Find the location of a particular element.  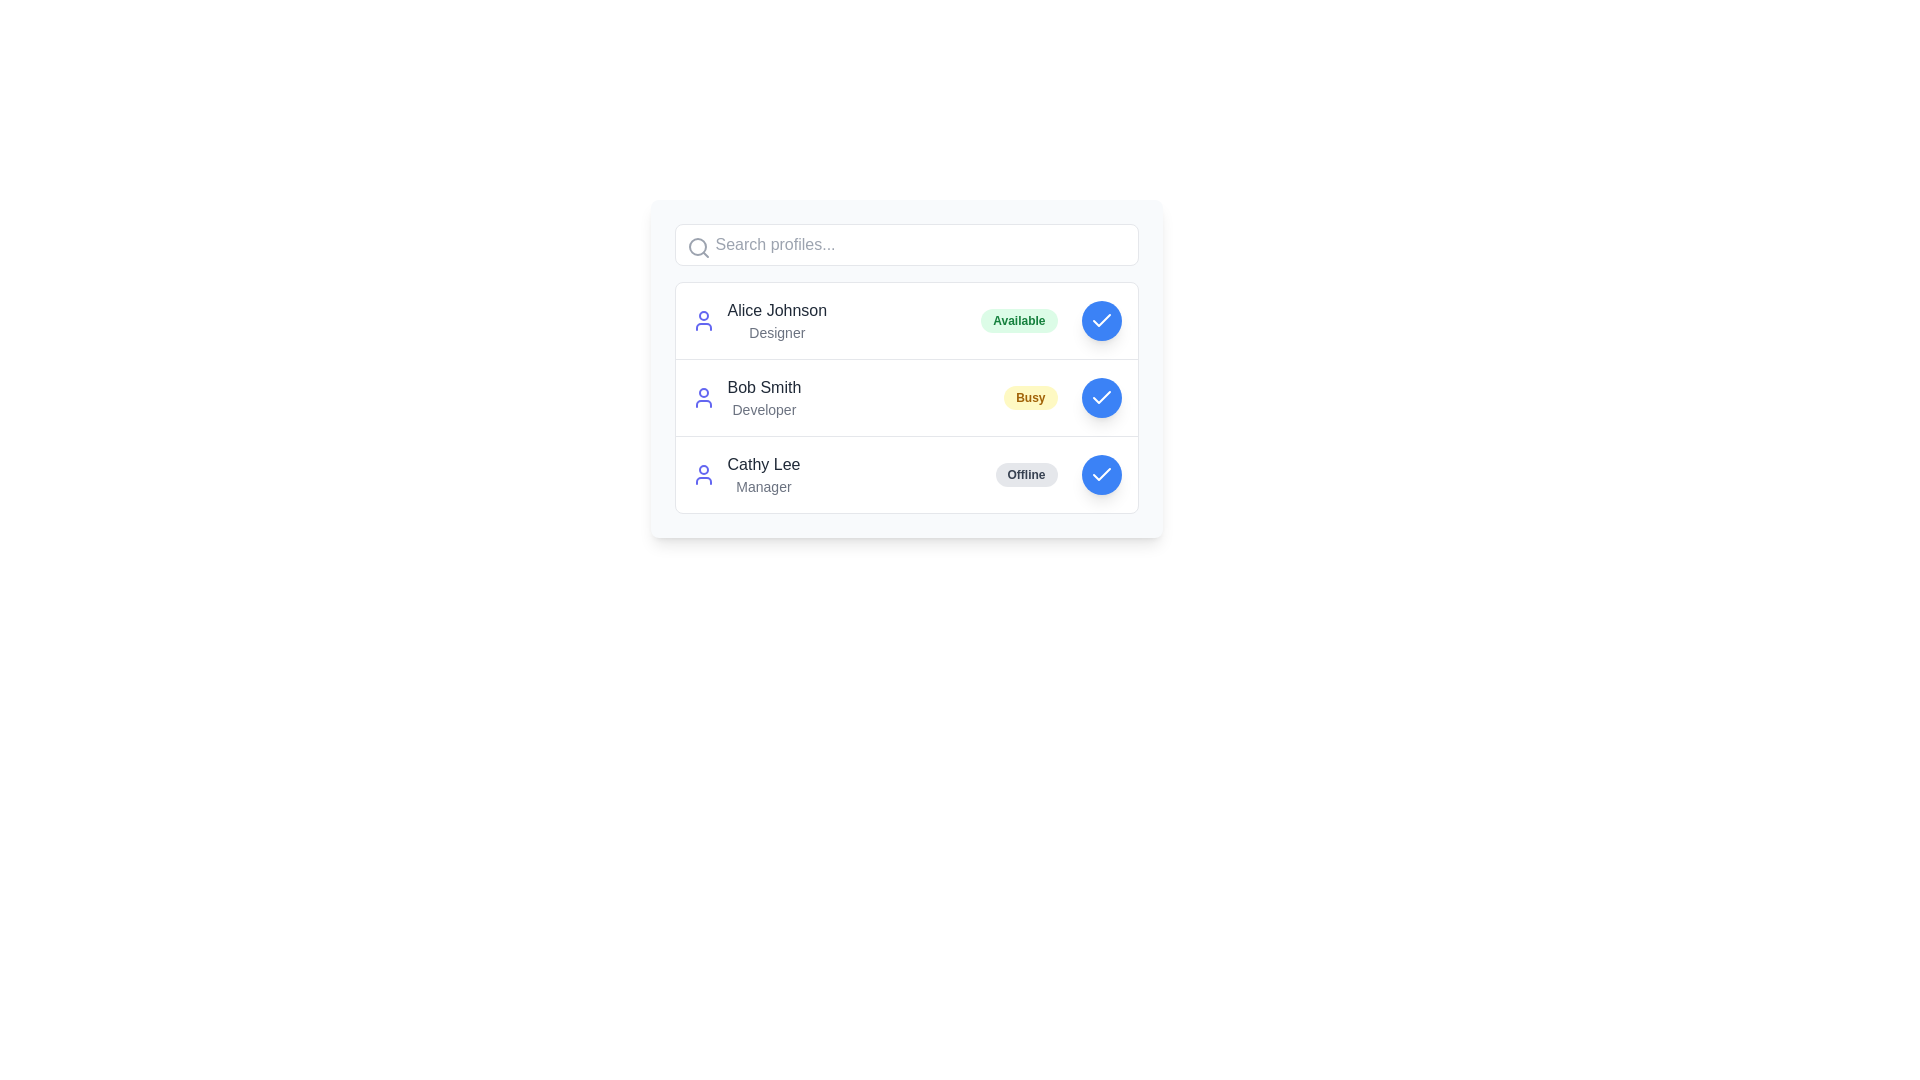

the Text Pair element displaying the identity of a specific individual located in the third row of the user list is located at coordinates (762, 474).